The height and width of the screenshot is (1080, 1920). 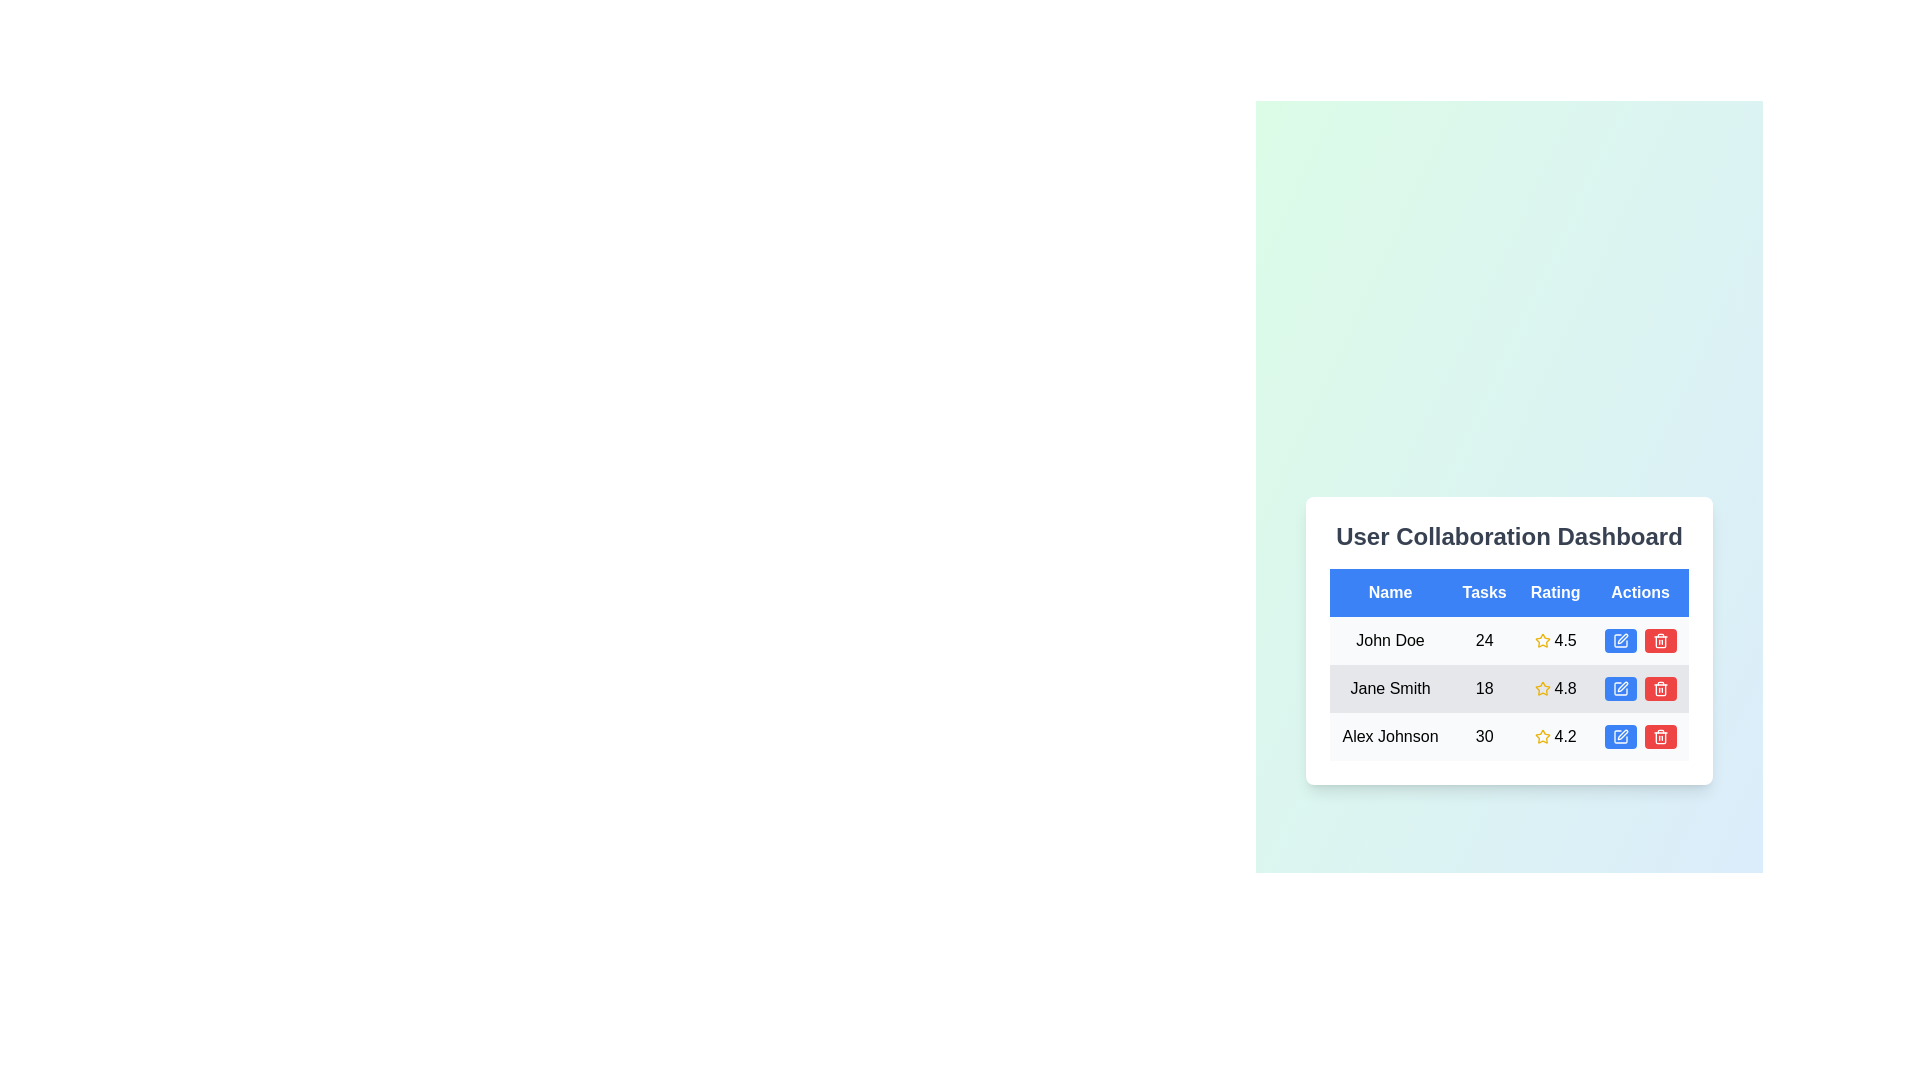 I want to click on the small blue square button with a pen icon in the 'Actions' column of the first row in the User Collaboration Dashboard, so click(x=1620, y=640).